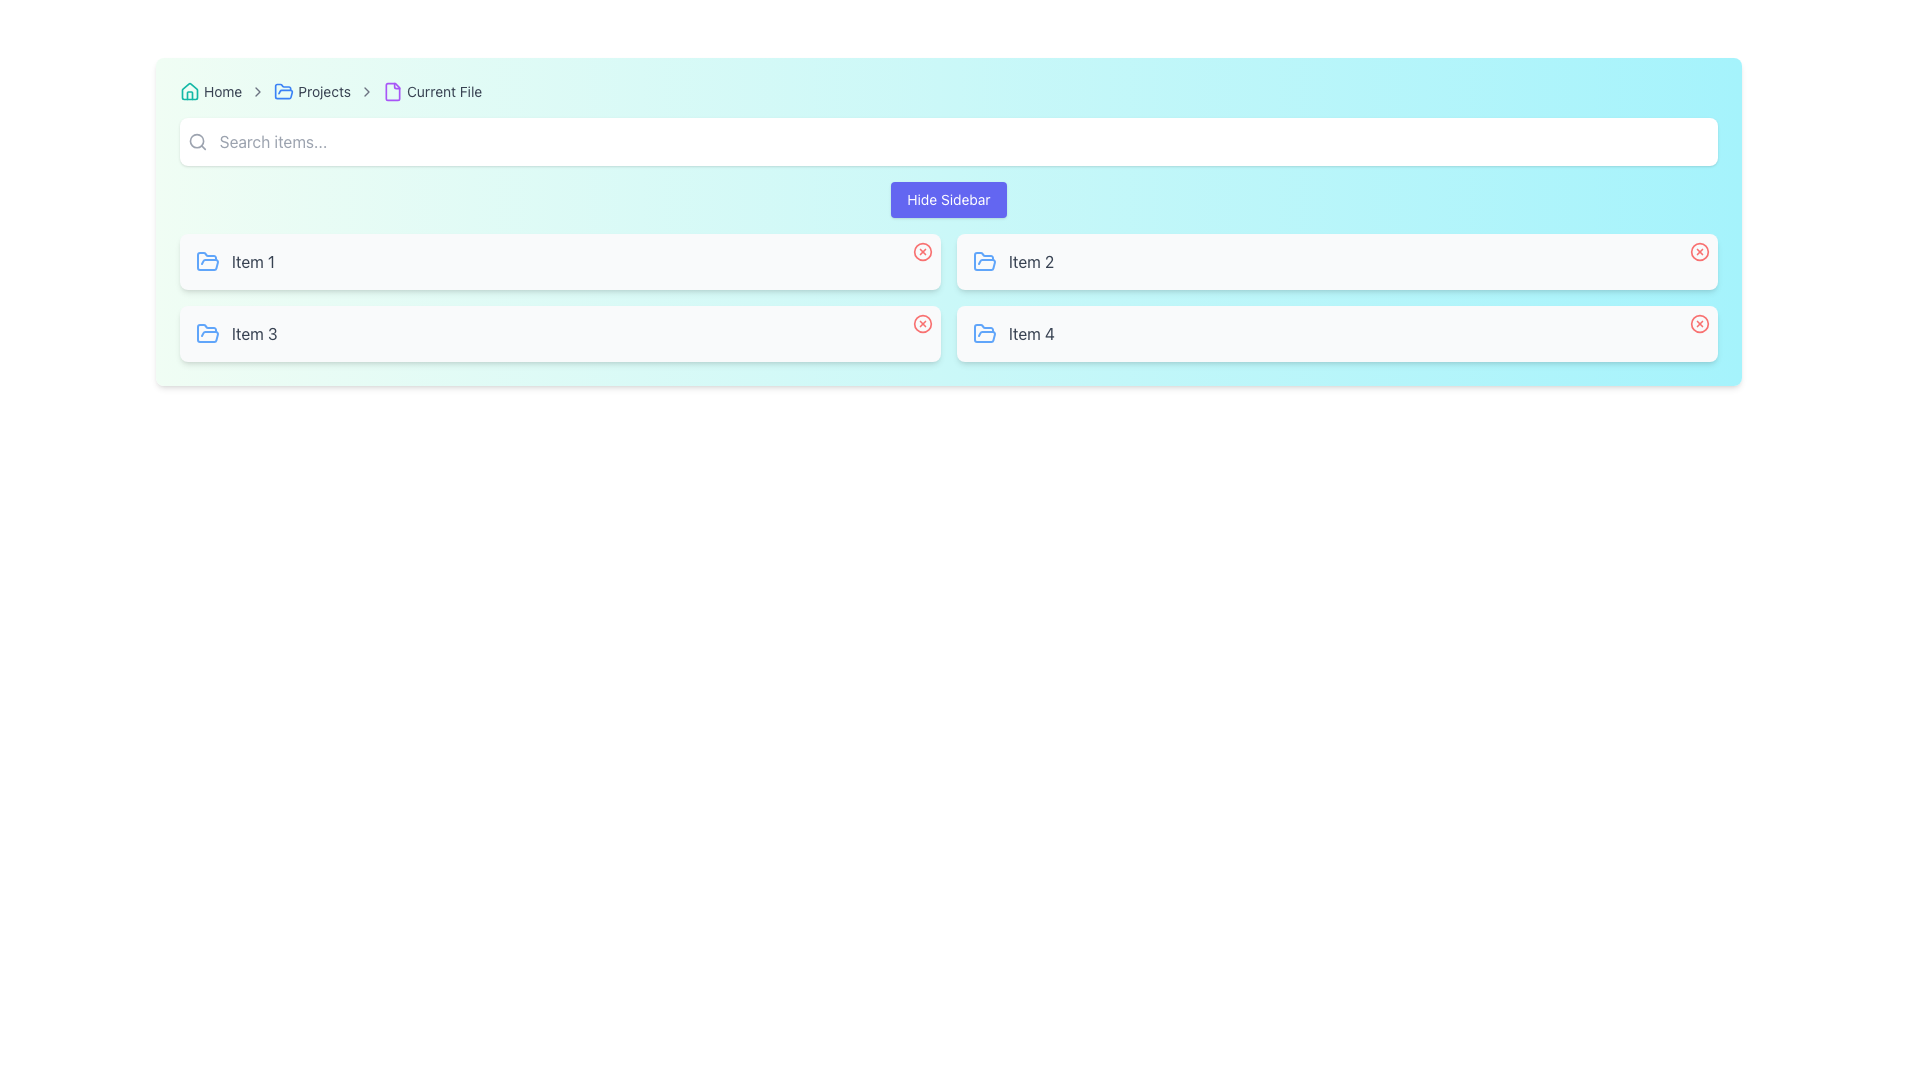 This screenshot has width=1920, height=1080. Describe the element at coordinates (984, 260) in the screenshot. I see `the filesystem icon located in the second row adjacent to the text 'Item 2', indicating it represents a folder structure` at that location.